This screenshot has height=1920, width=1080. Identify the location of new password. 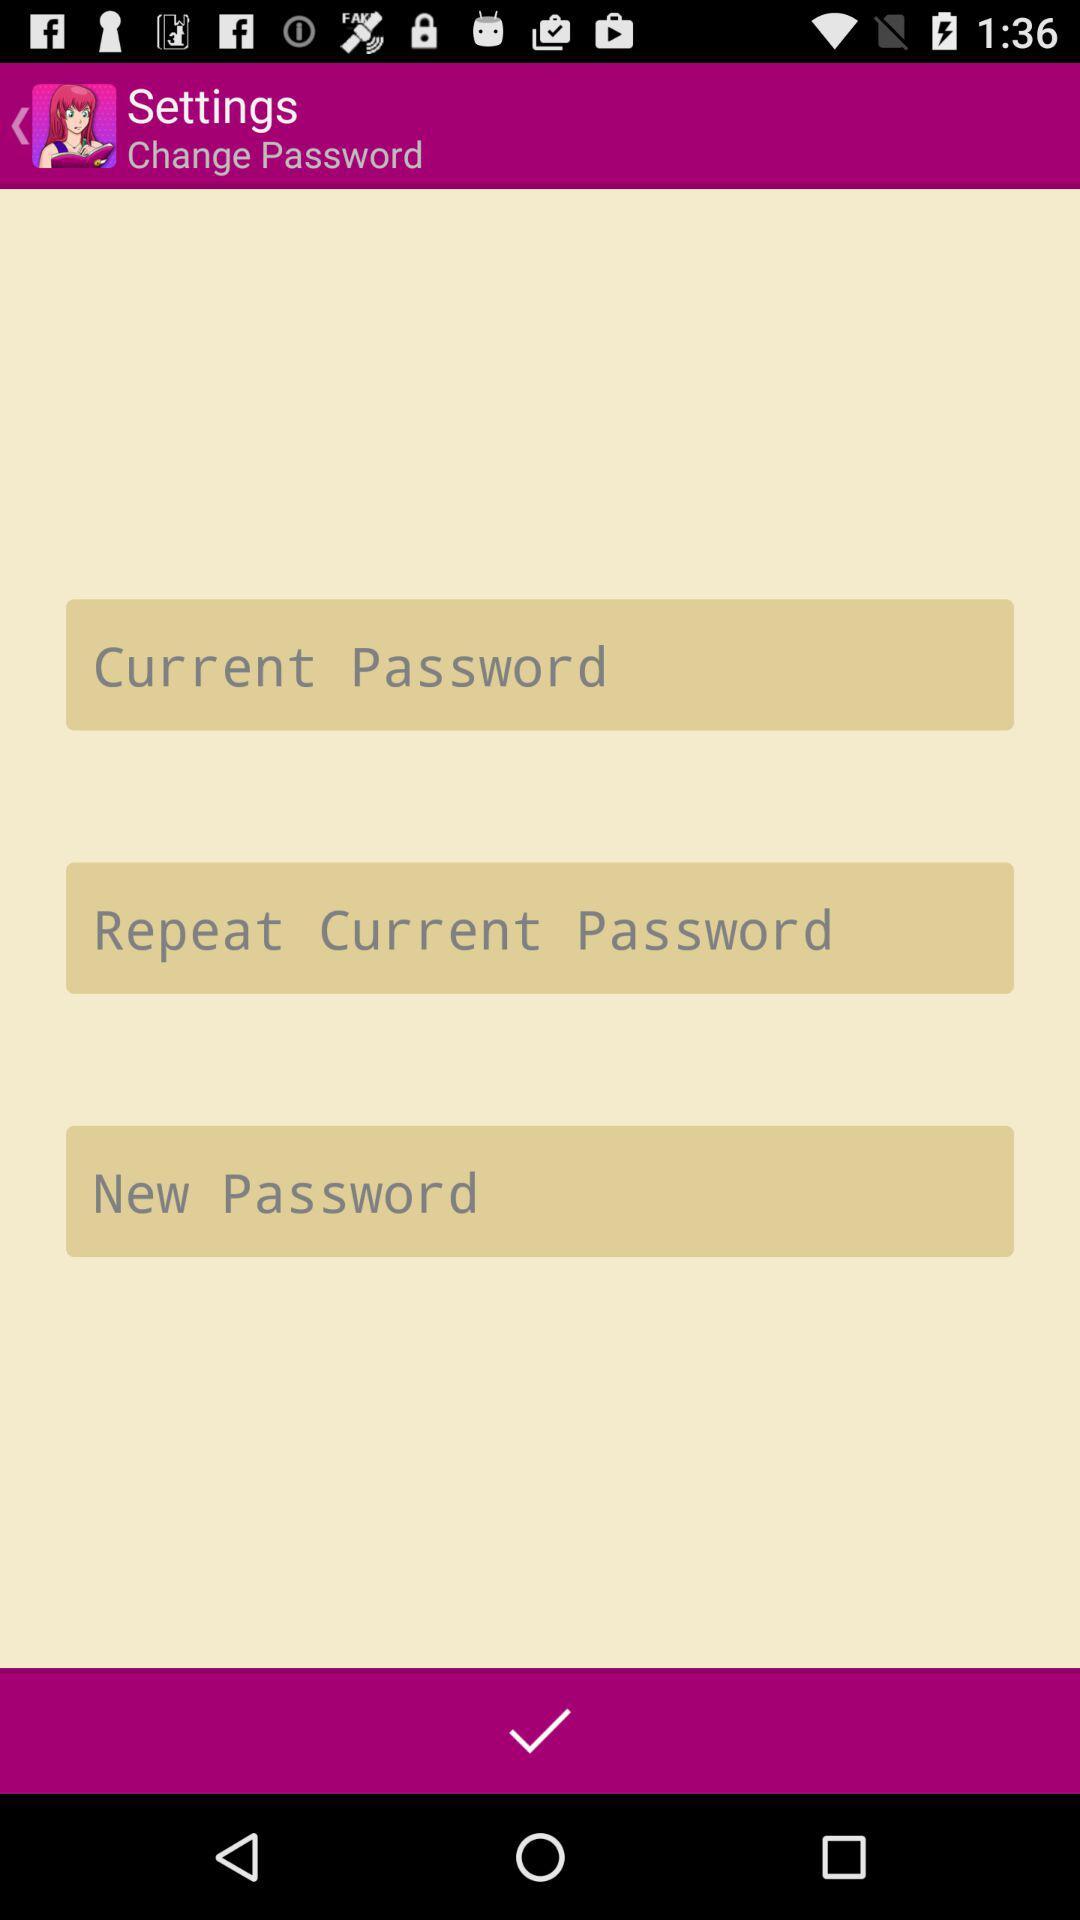
(540, 1191).